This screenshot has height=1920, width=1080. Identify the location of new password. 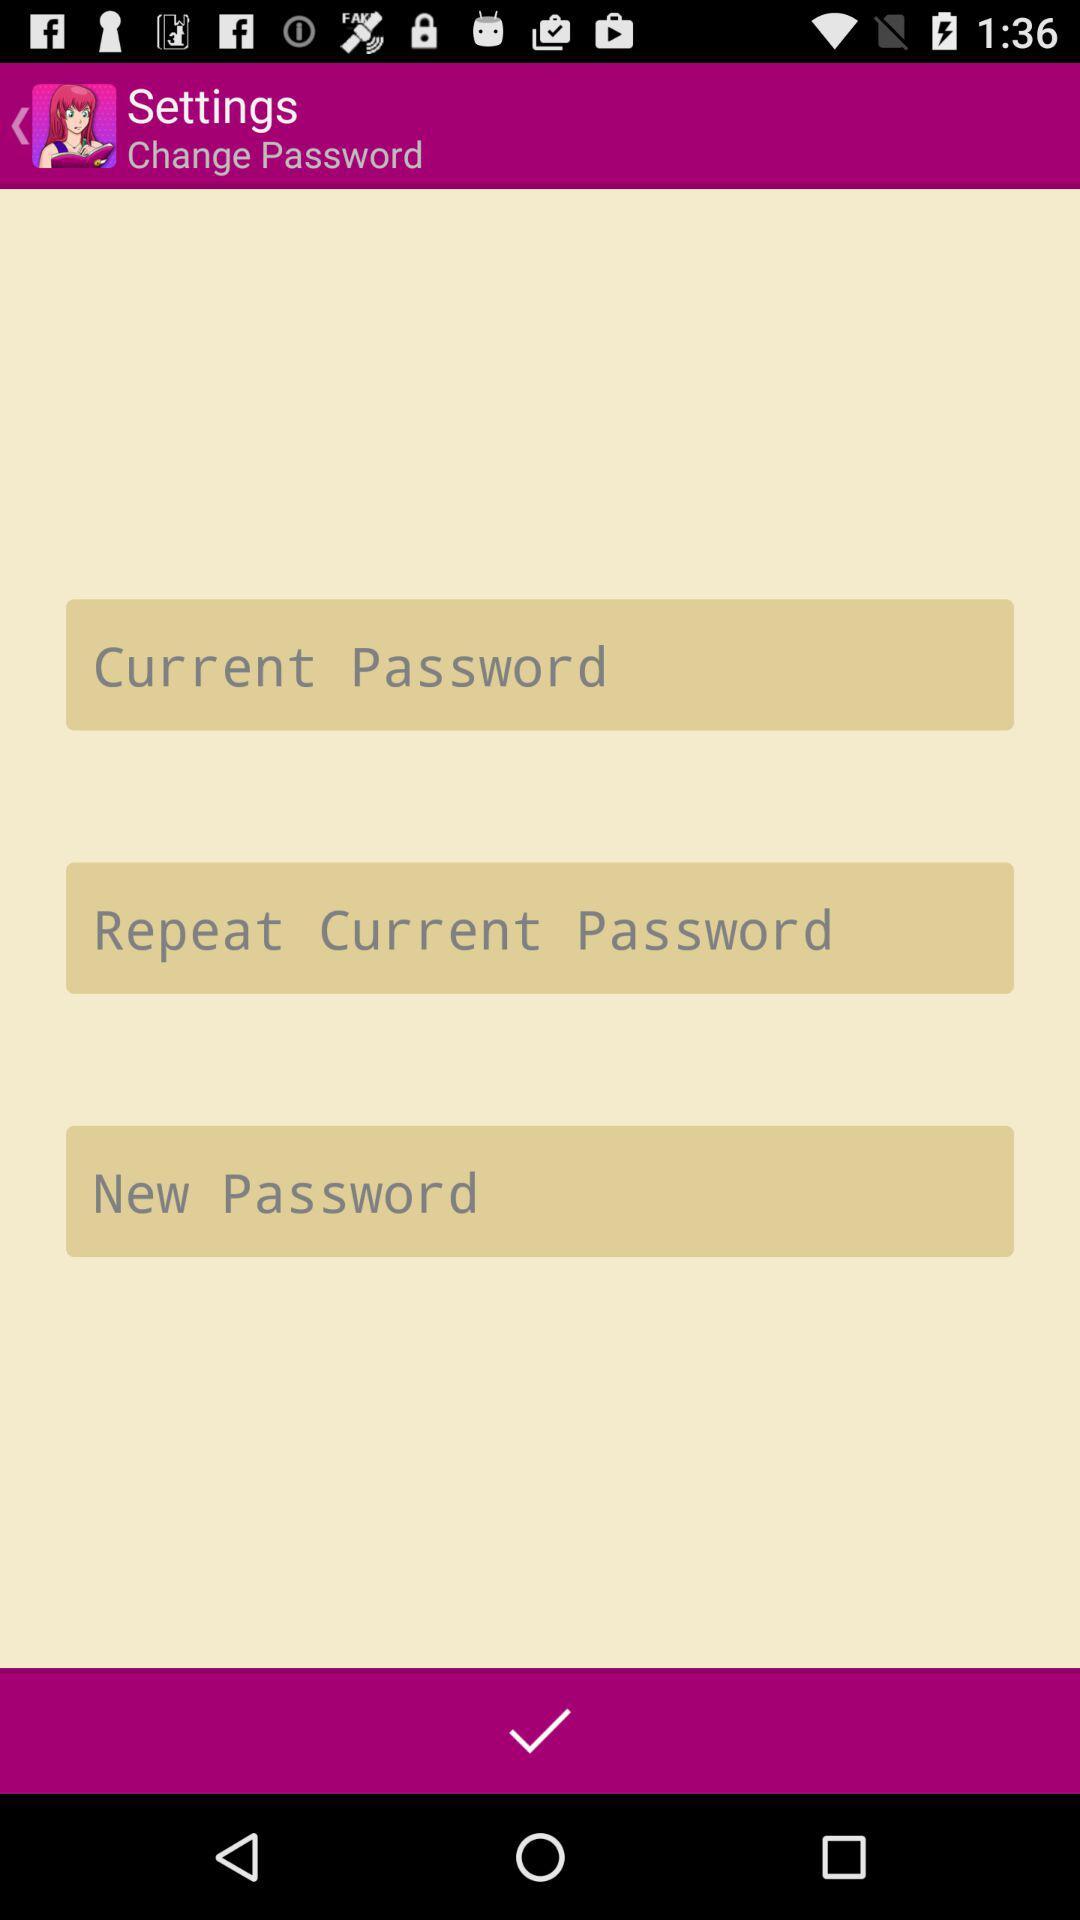
(540, 1191).